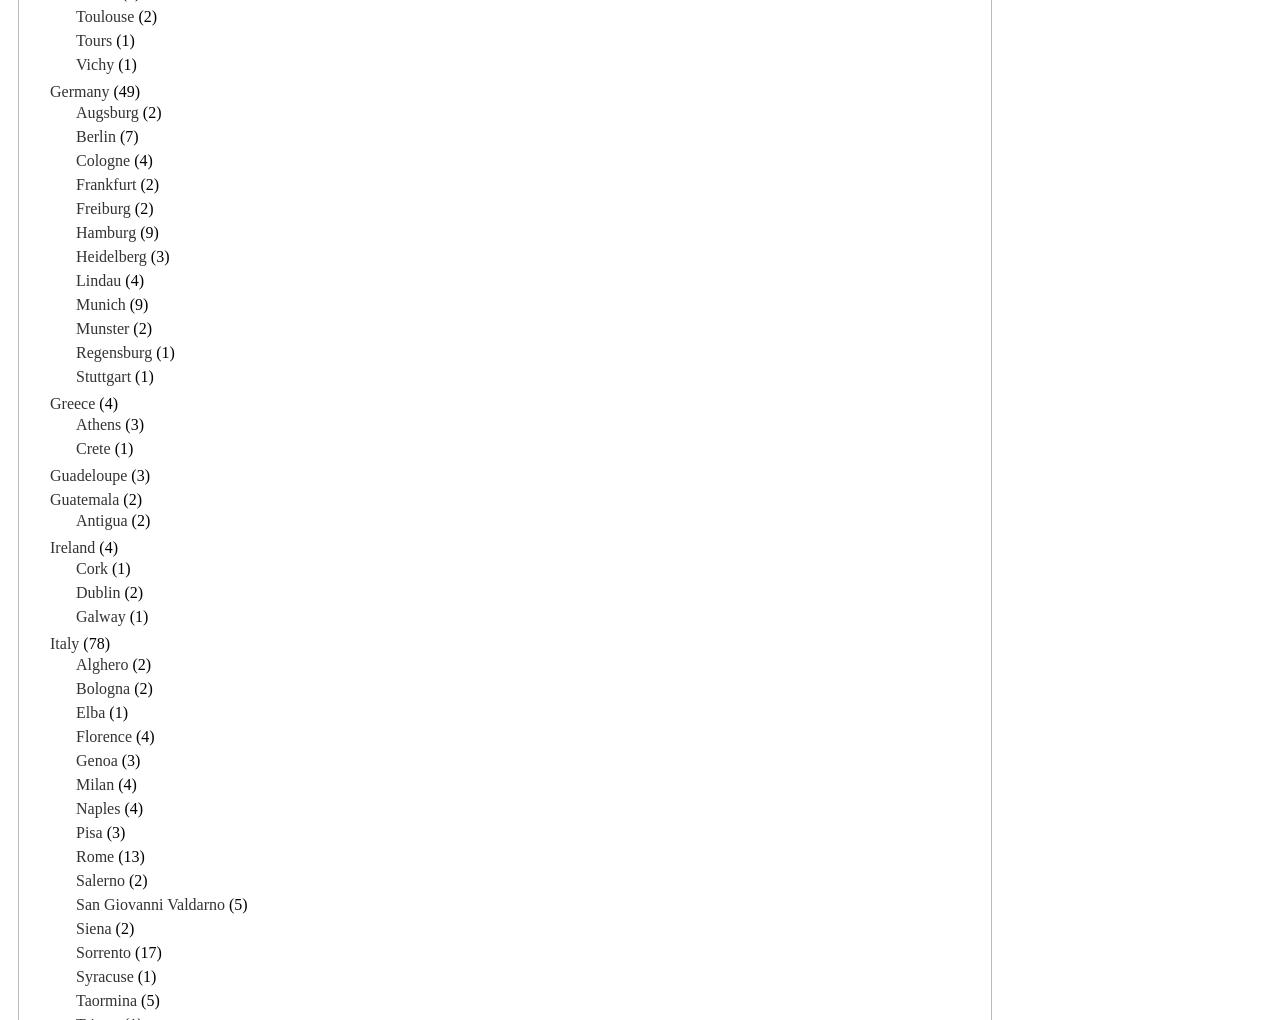  Describe the element at coordinates (72, 545) in the screenshot. I see `'Ireland'` at that location.